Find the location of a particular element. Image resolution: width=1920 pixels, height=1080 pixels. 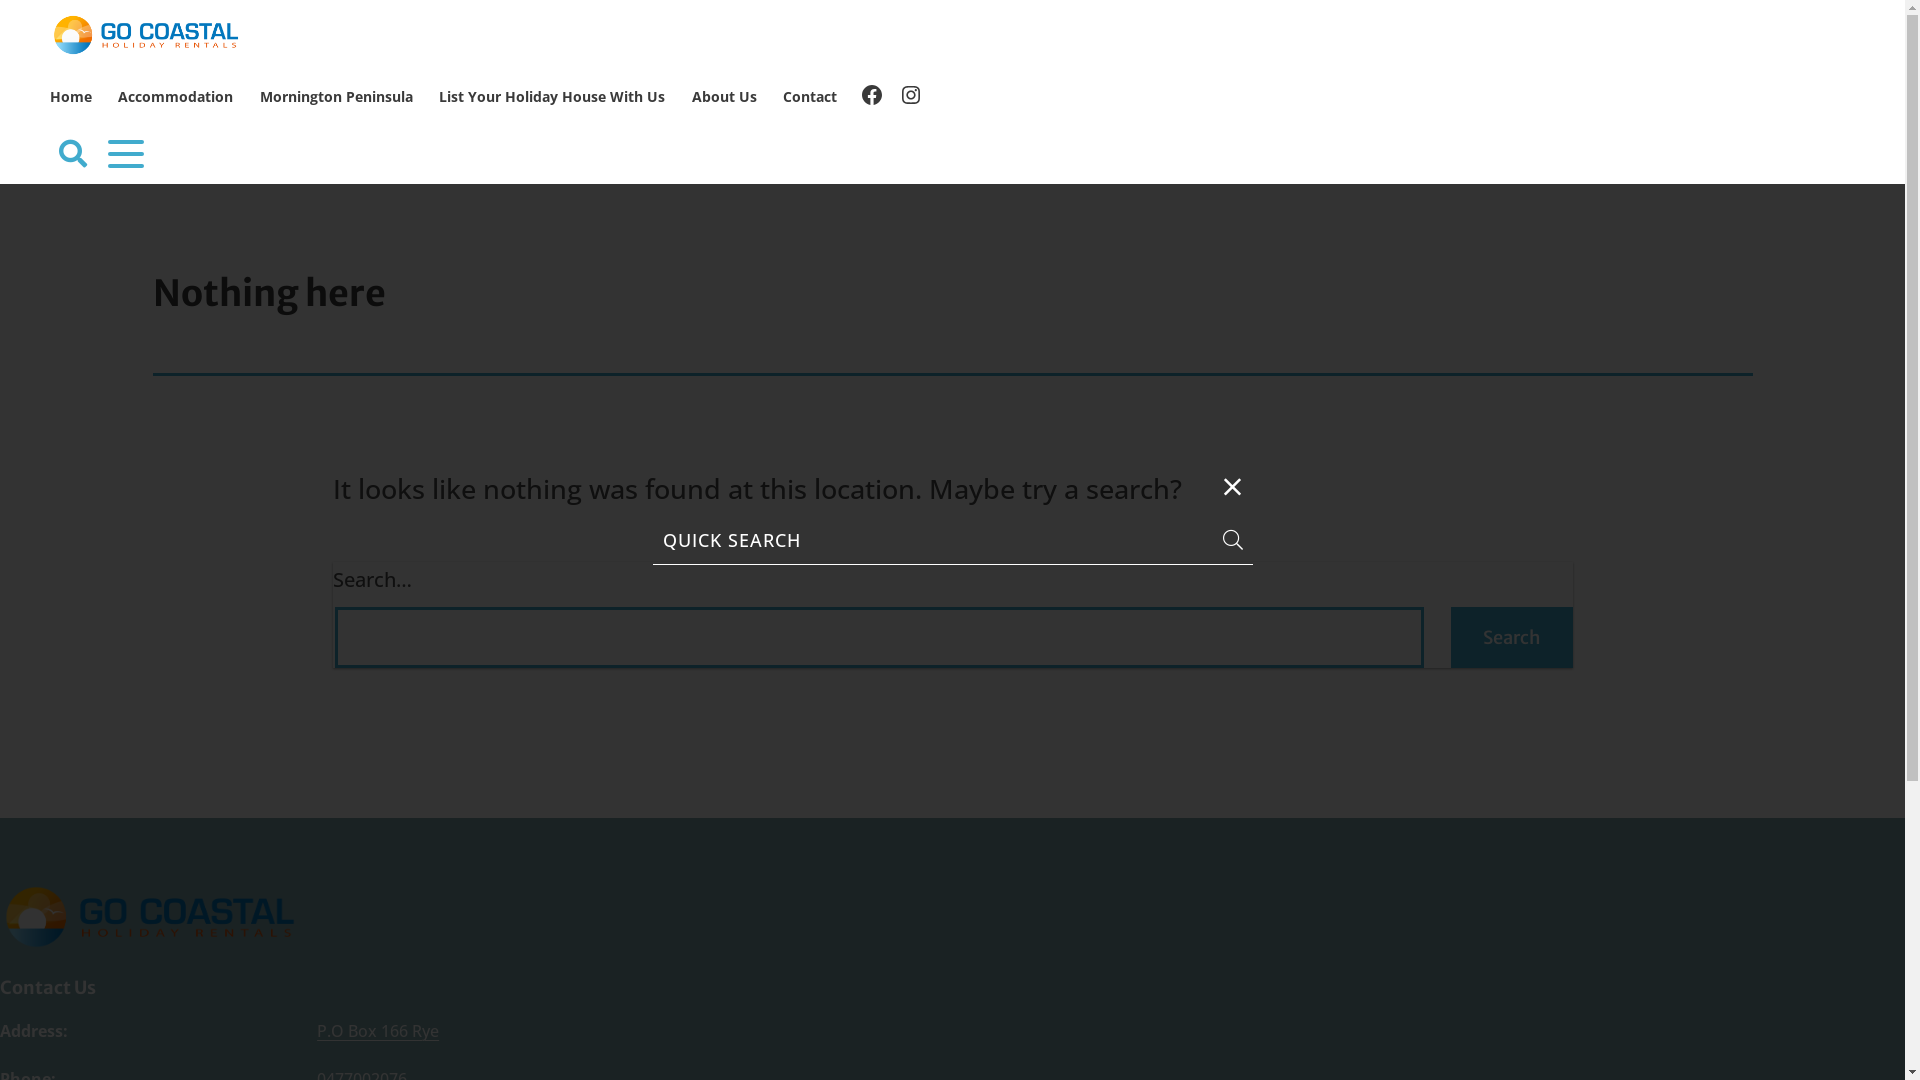

'Instagram' is located at coordinates (910, 96).